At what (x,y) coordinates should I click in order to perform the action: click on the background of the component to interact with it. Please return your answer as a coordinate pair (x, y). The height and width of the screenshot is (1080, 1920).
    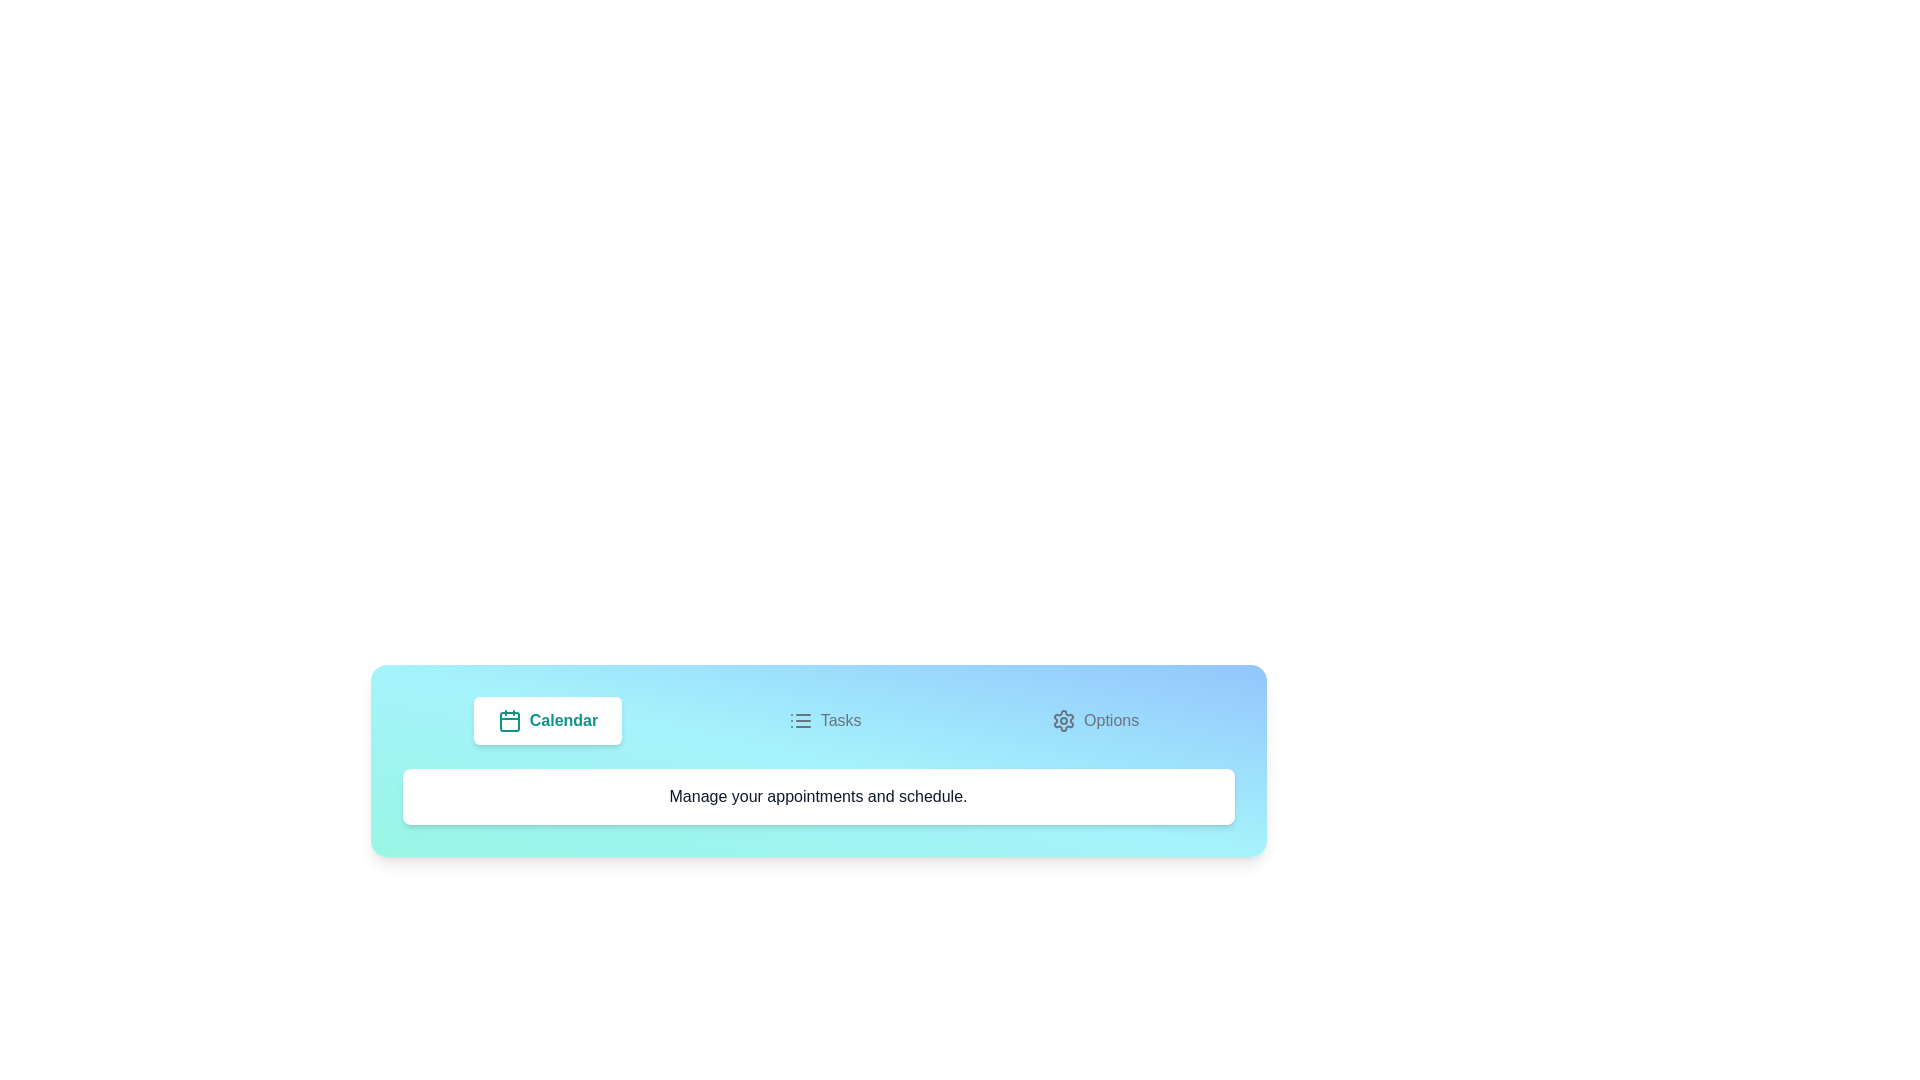
    Looking at the image, I should click on (818, 760).